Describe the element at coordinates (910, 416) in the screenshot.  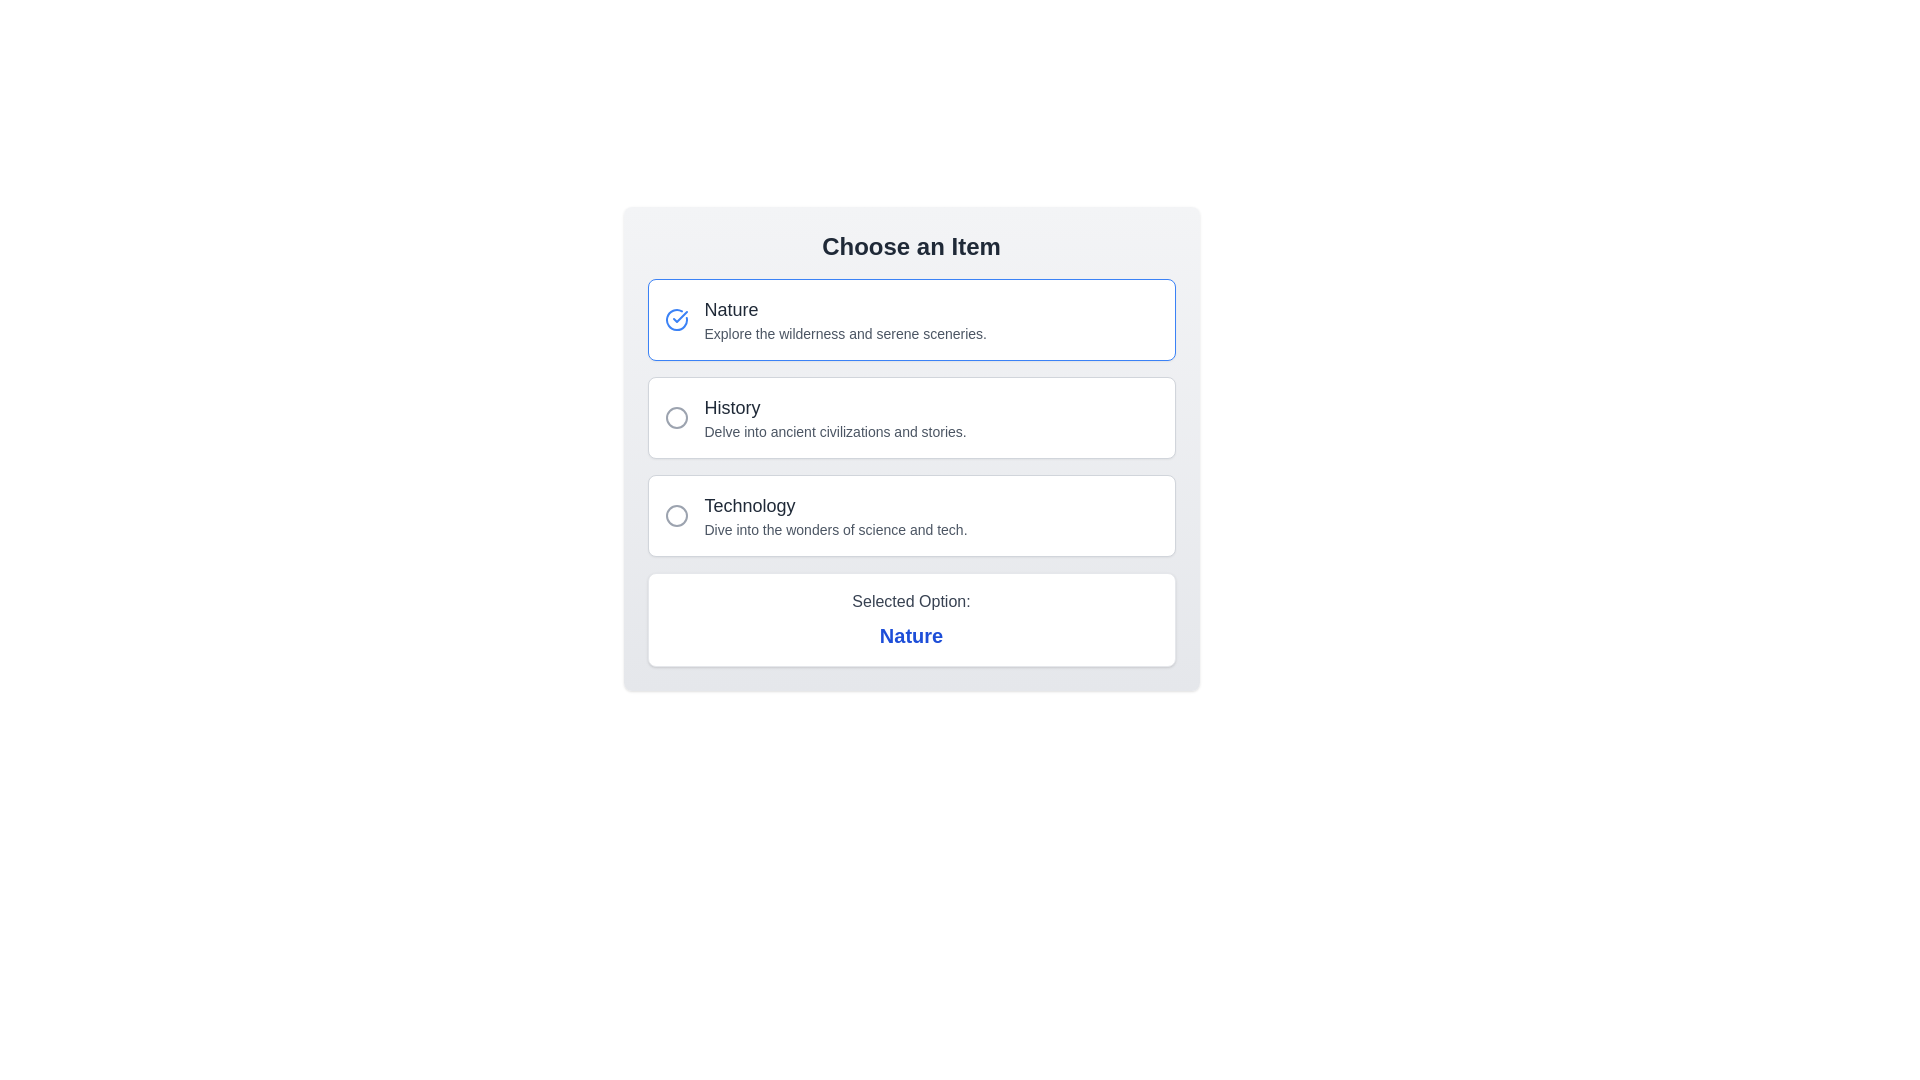
I see `the 'History' selectable list item, which is the second option in a vertical list between 'Nature' and 'Technology'` at that location.